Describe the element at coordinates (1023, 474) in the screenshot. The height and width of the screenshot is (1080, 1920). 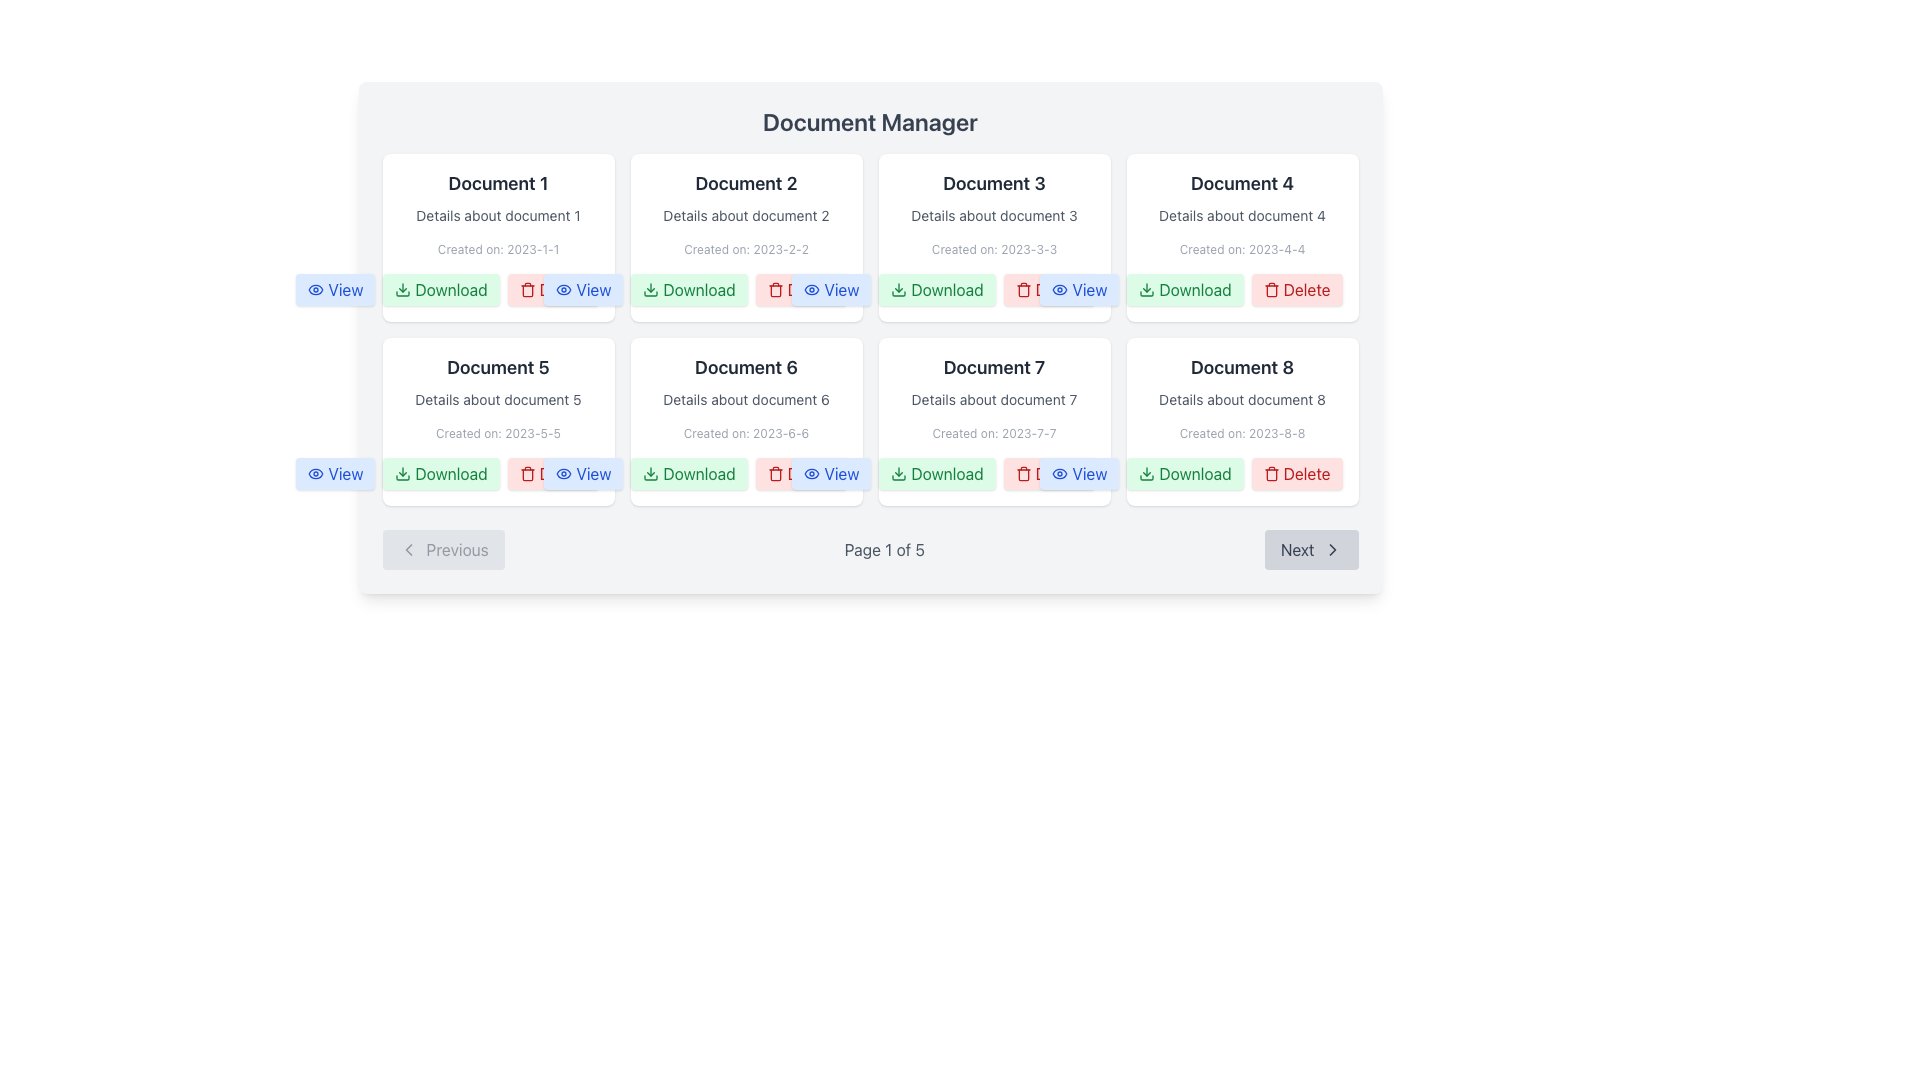
I see `the trash can icon inside the 'Delete' button` at that location.